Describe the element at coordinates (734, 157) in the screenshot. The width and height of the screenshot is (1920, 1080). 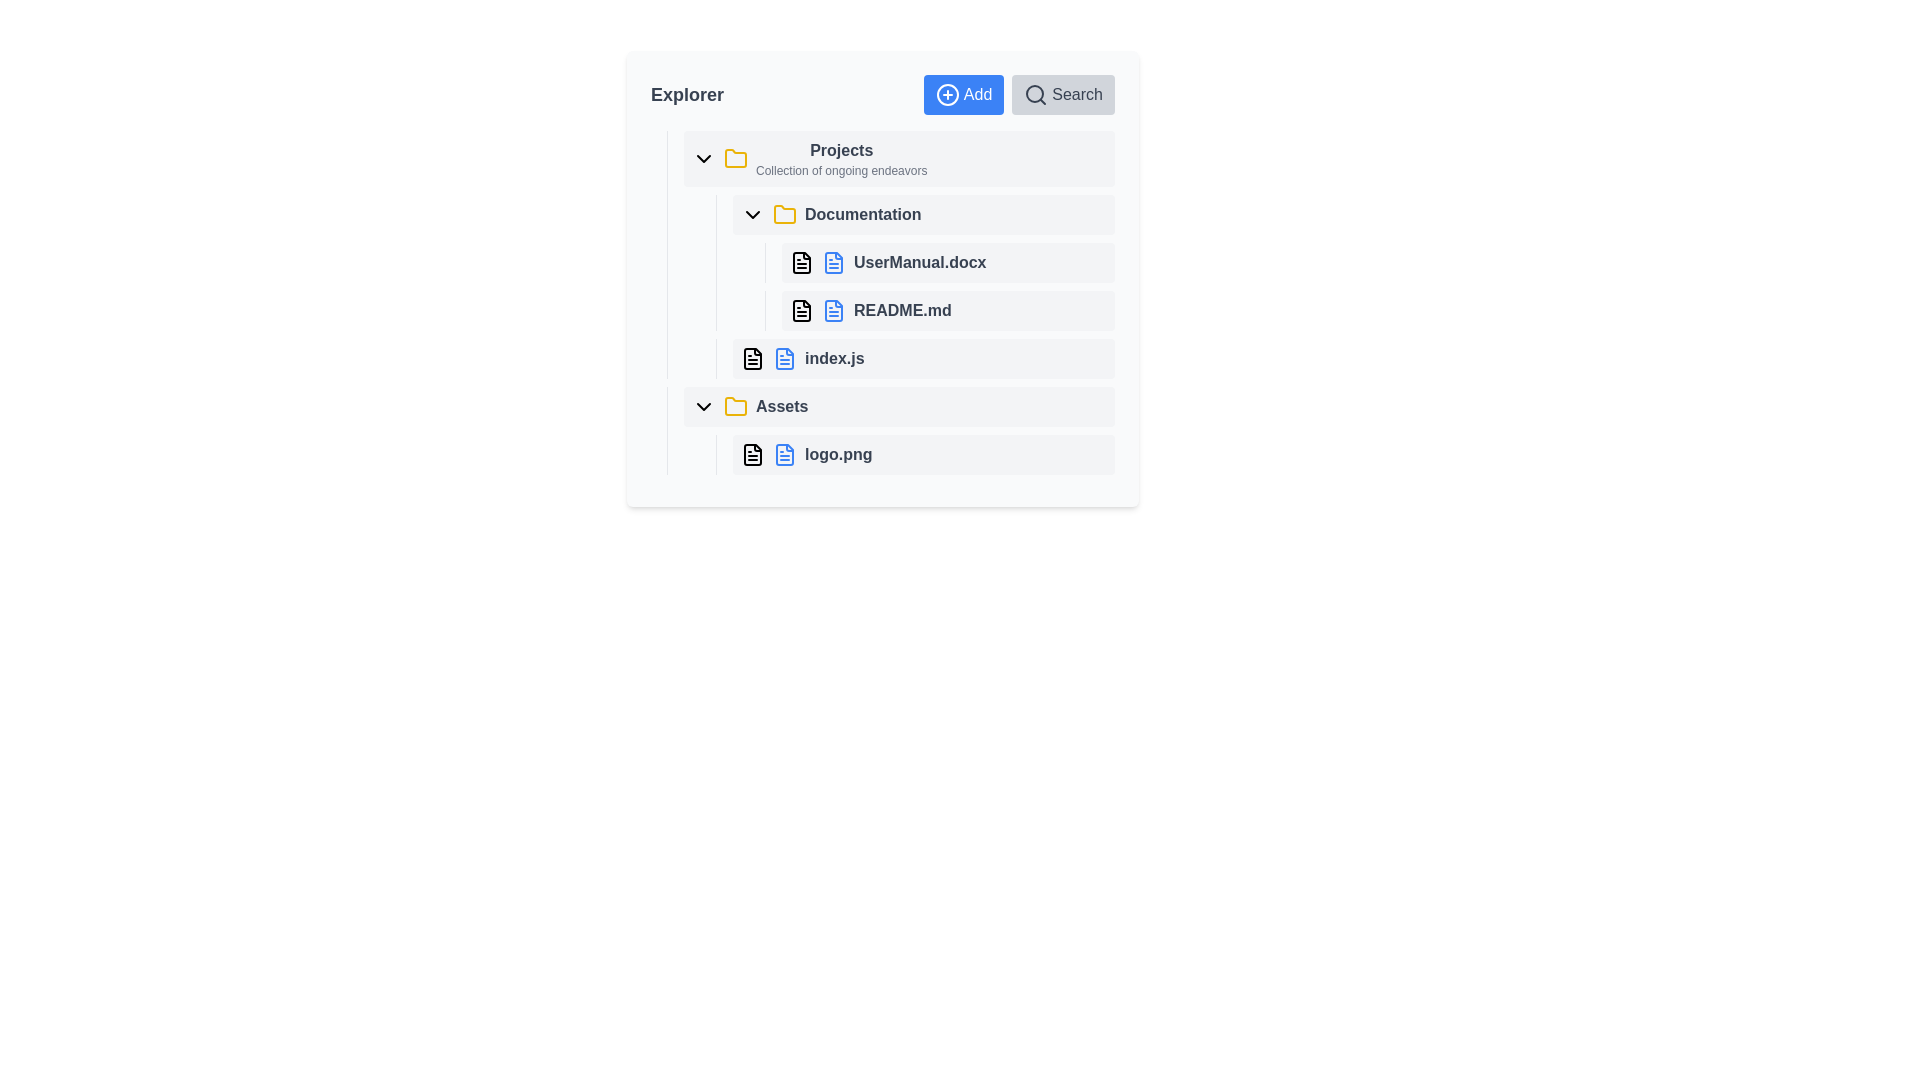
I see `the yellow folder icon representing a directory in the 'Projects' section of the Explorer interface` at that location.